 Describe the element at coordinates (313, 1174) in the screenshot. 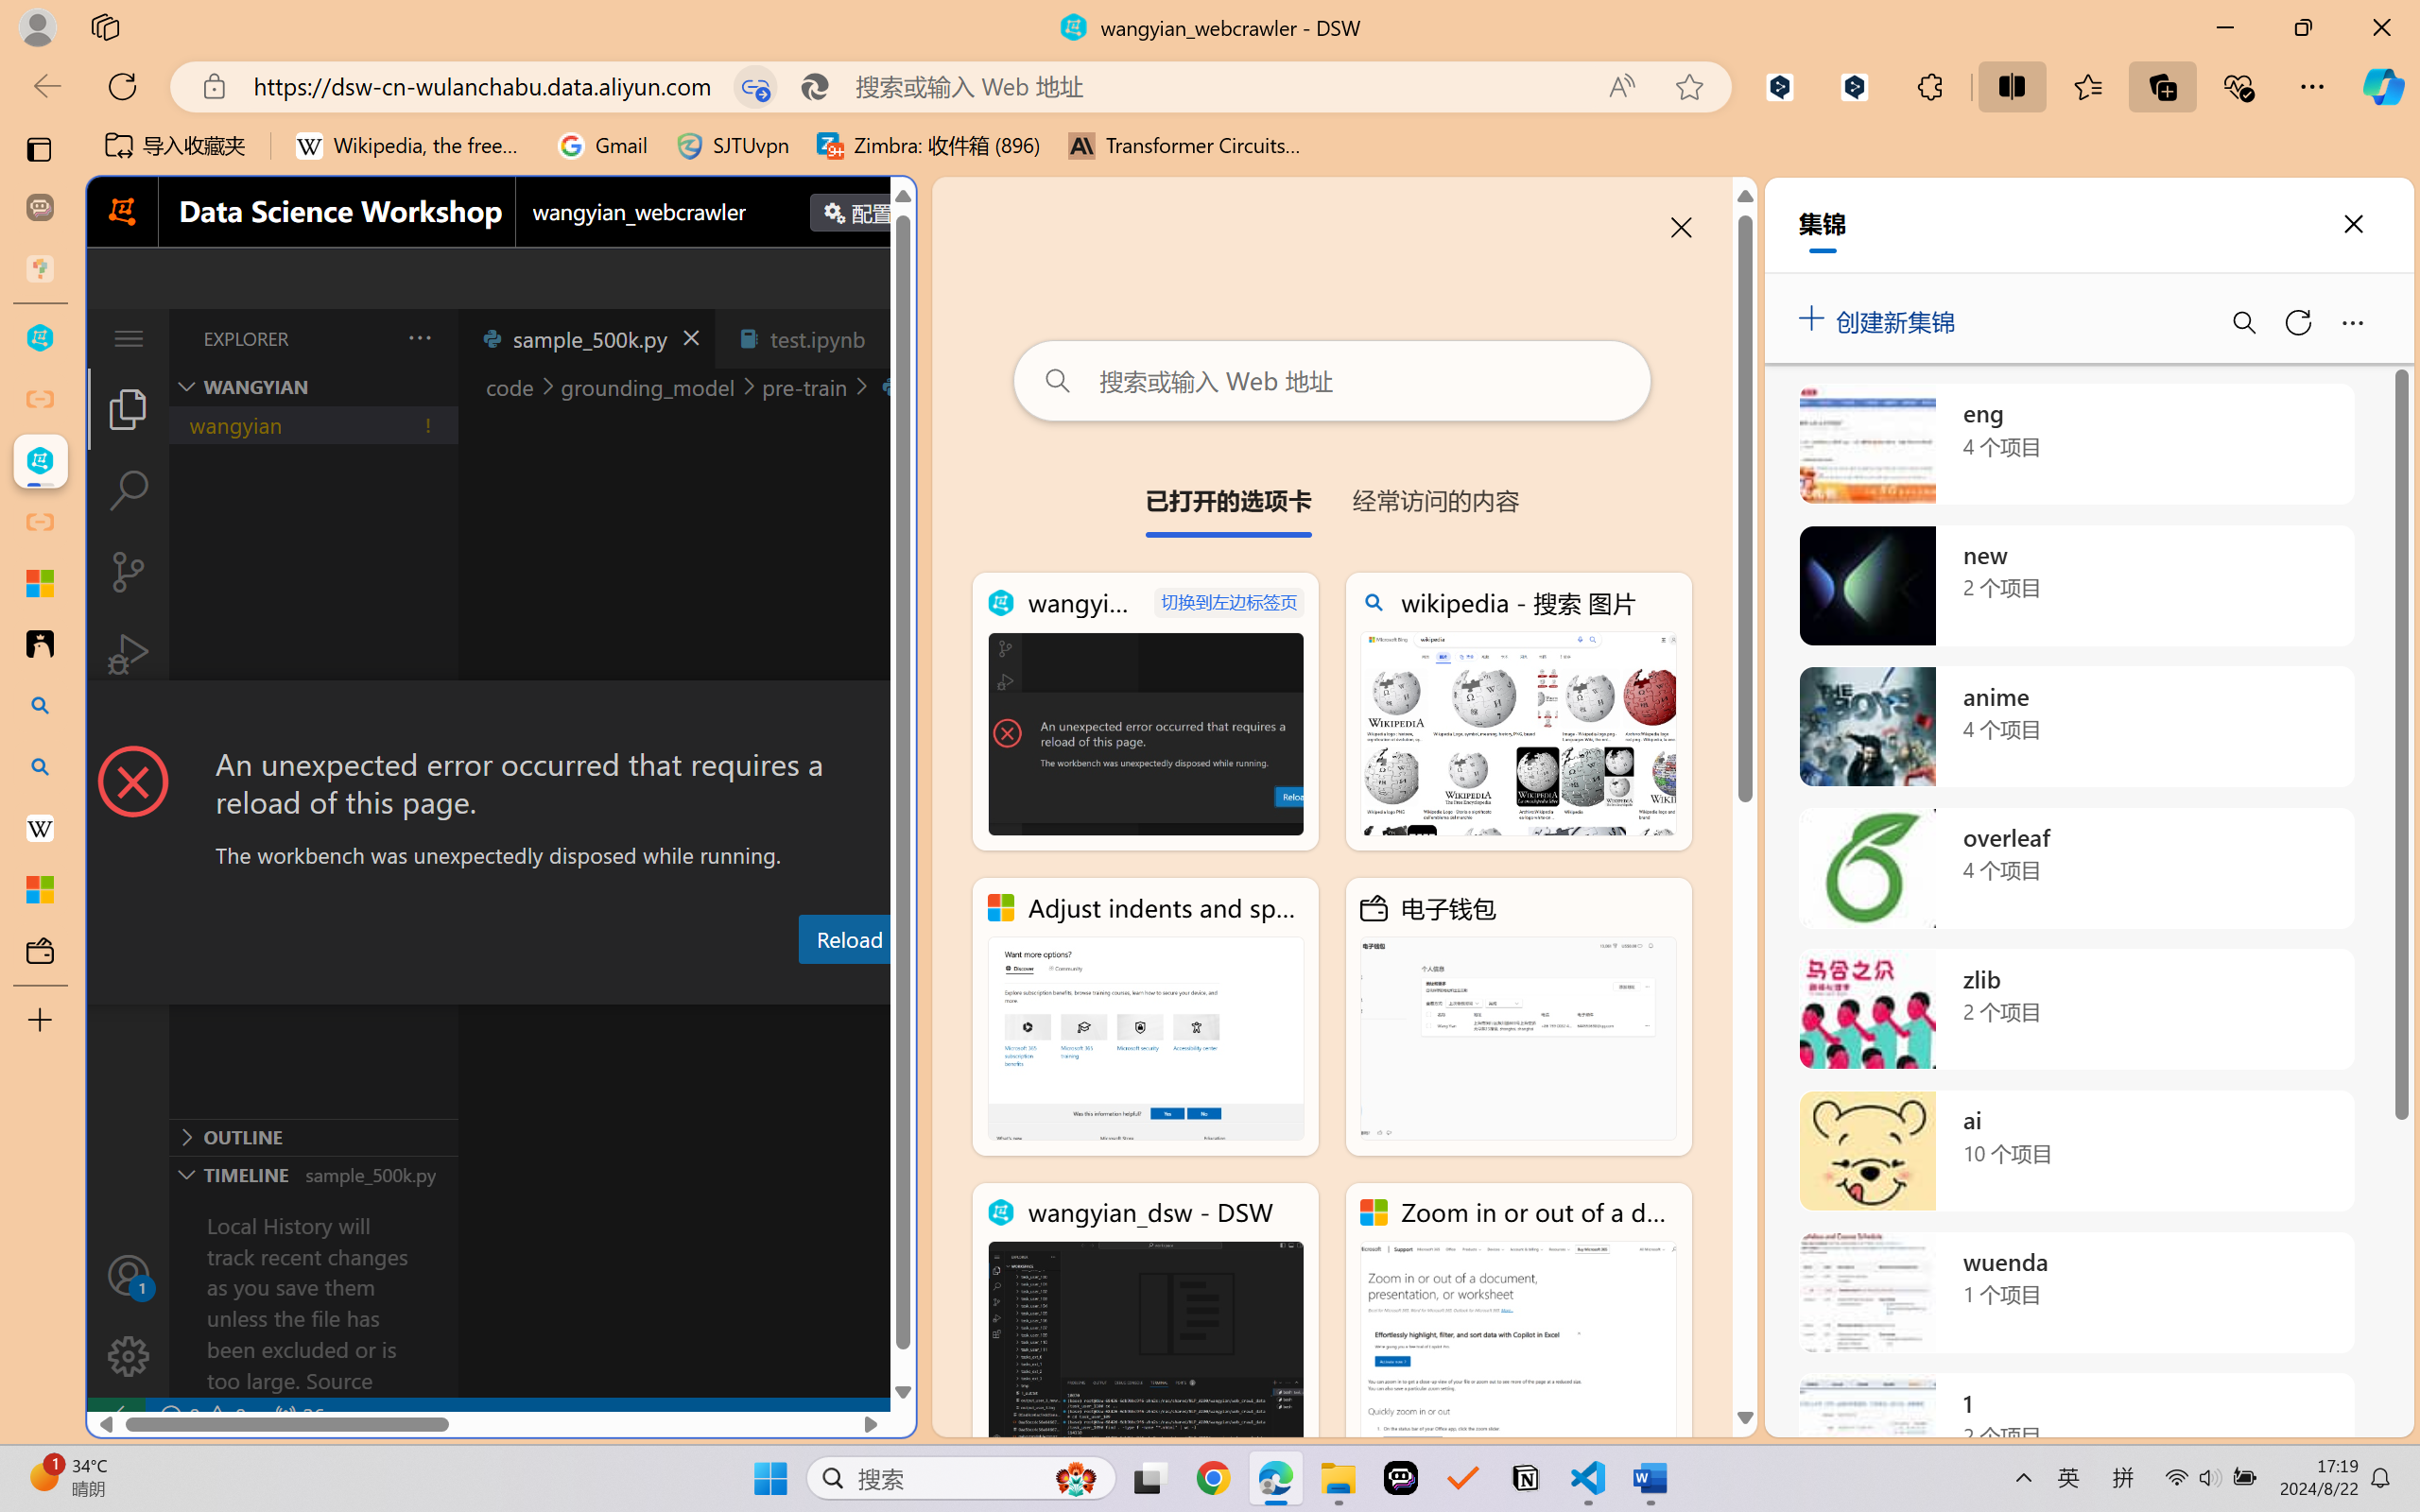

I see `'Timeline Section'` at that location.